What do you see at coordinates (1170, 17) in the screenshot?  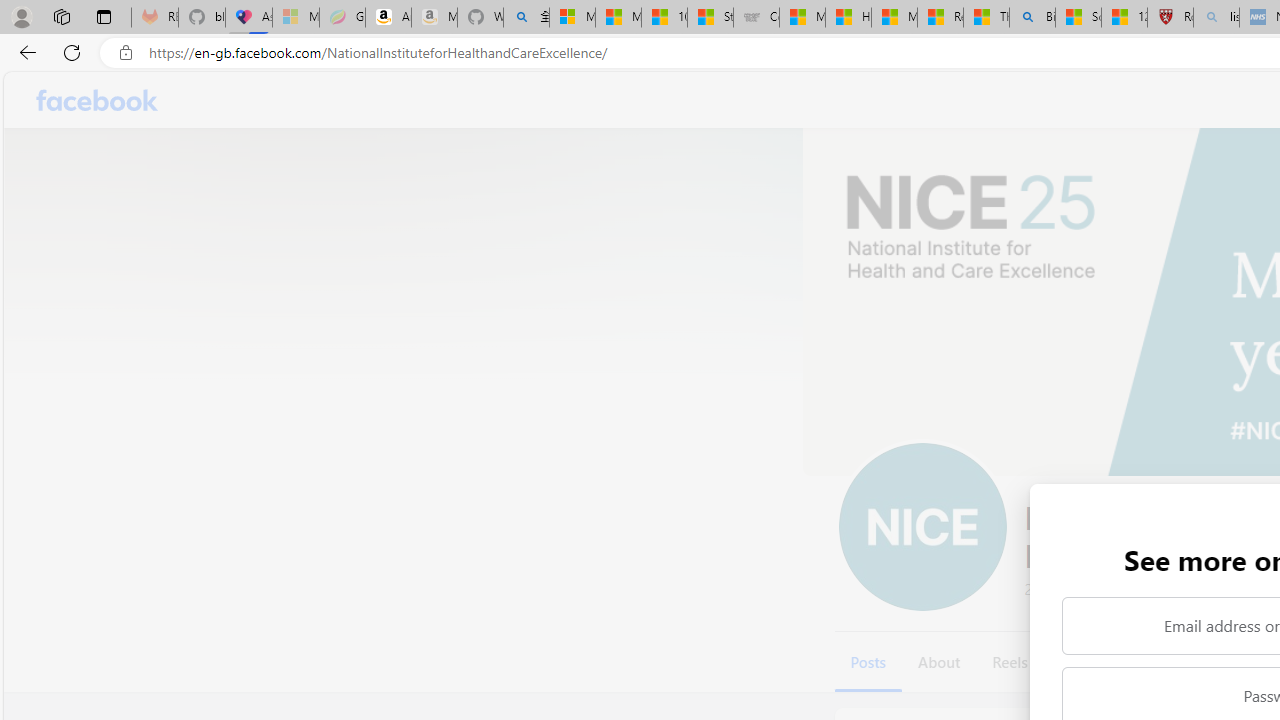 I see `'Robert H. Shmerling, MD - Harvard Health'` at bounding box center [1170, 17].